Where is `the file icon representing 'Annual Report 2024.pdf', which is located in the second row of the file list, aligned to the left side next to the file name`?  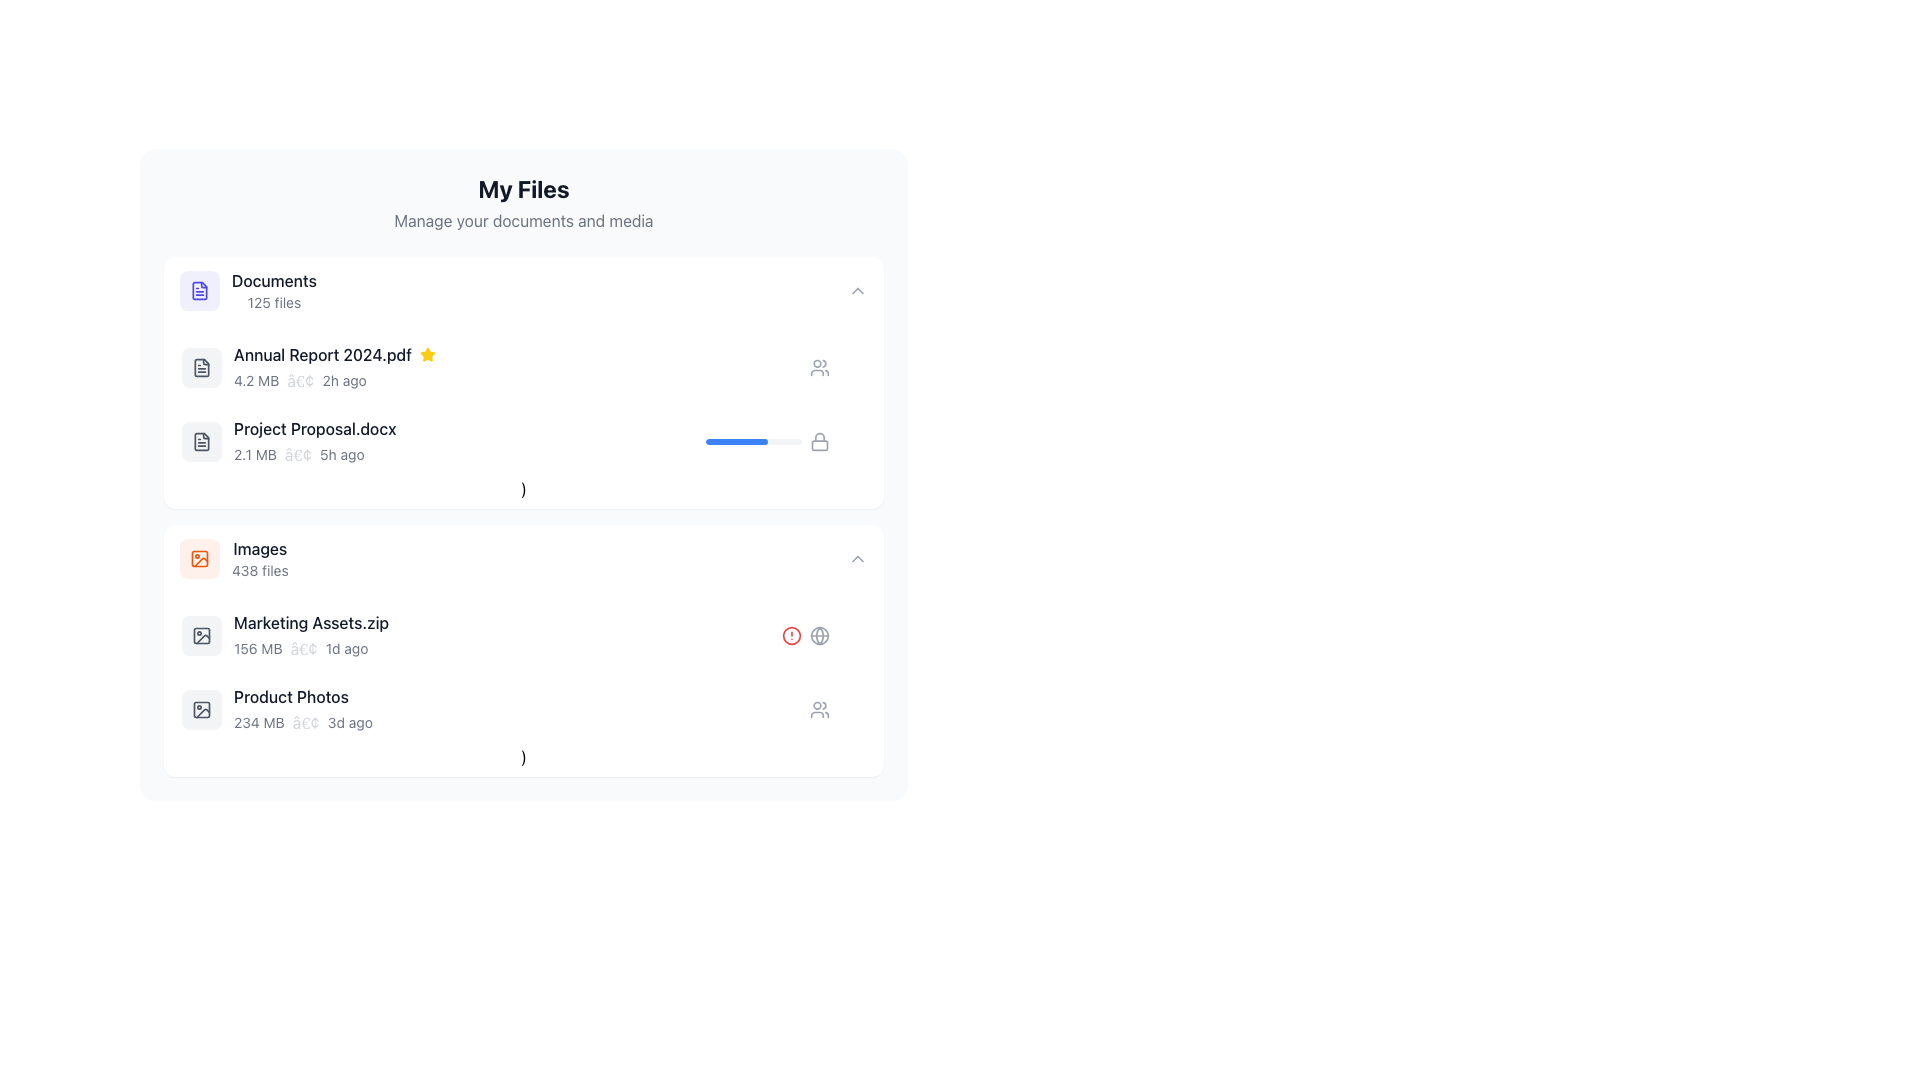 the file icon representing 'Annual Report 2024.pdf', which is located in the second row of the file list, aligned to the left side next to the file name is located at coordinates (201, 367).